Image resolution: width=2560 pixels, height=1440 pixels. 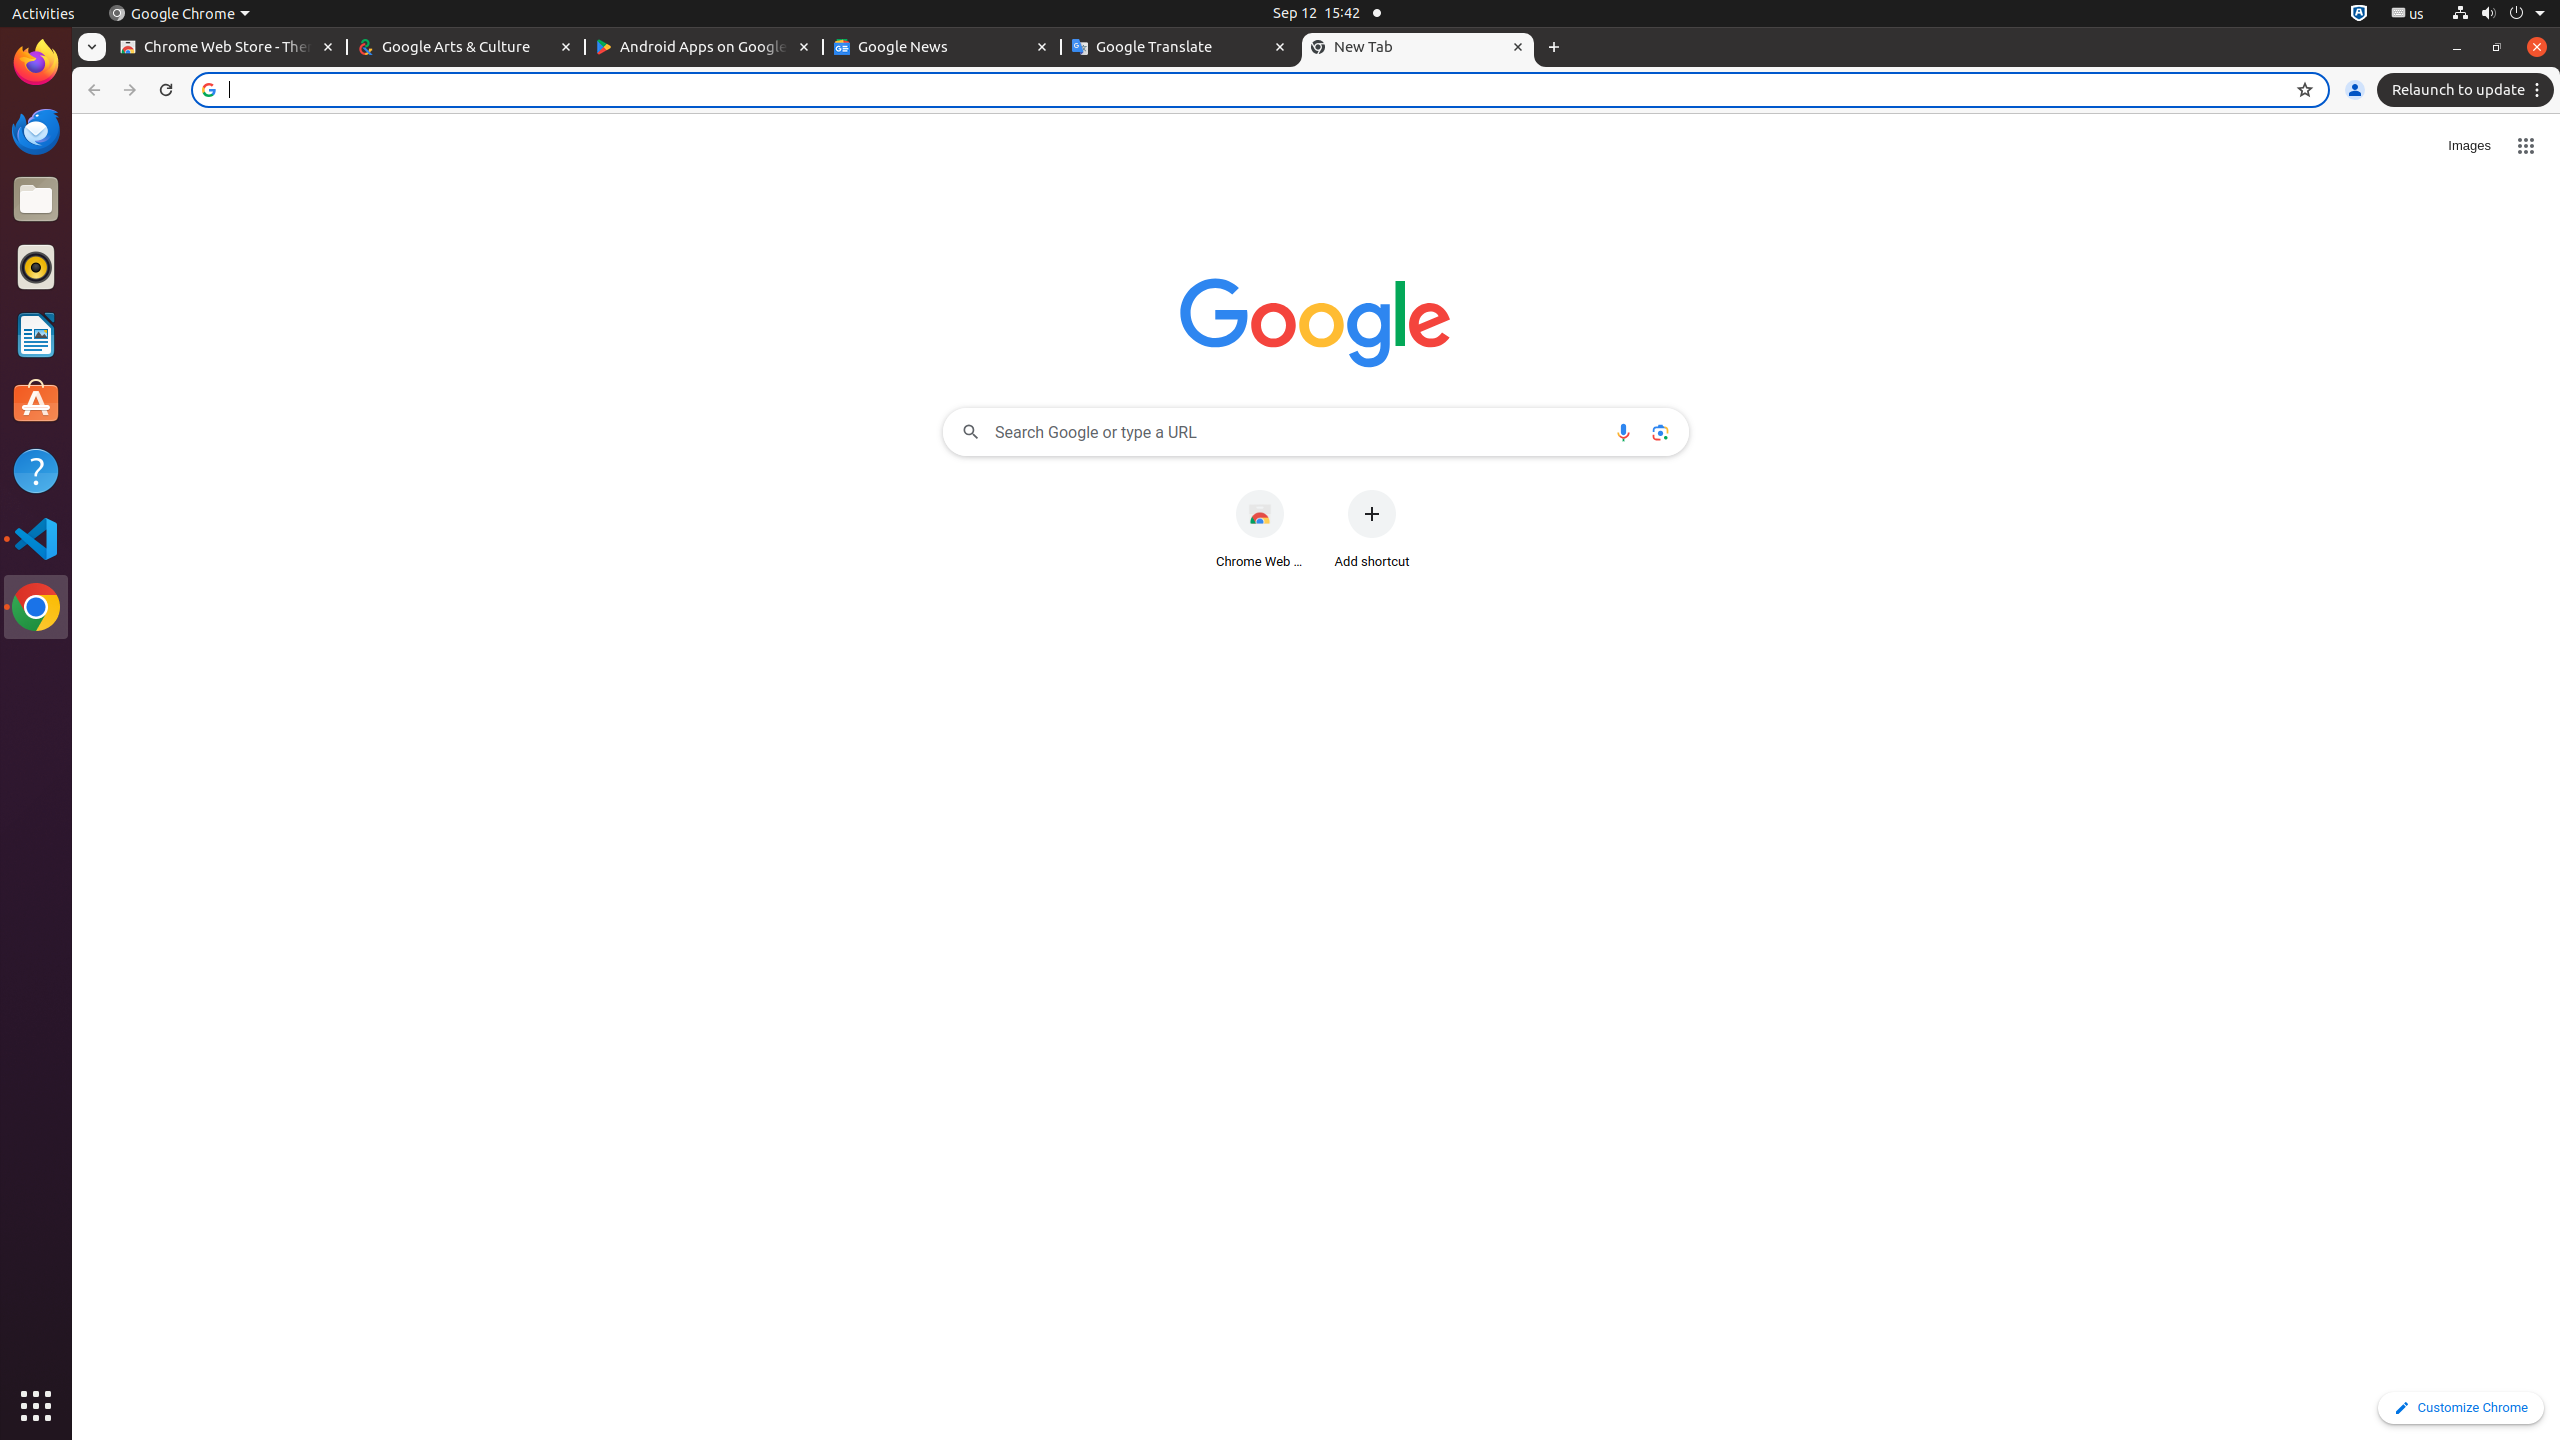 What do you see at coordinates (1659, 432) in the screenshot?
I see `'Search by image'` at bounding box center [1659, 432].